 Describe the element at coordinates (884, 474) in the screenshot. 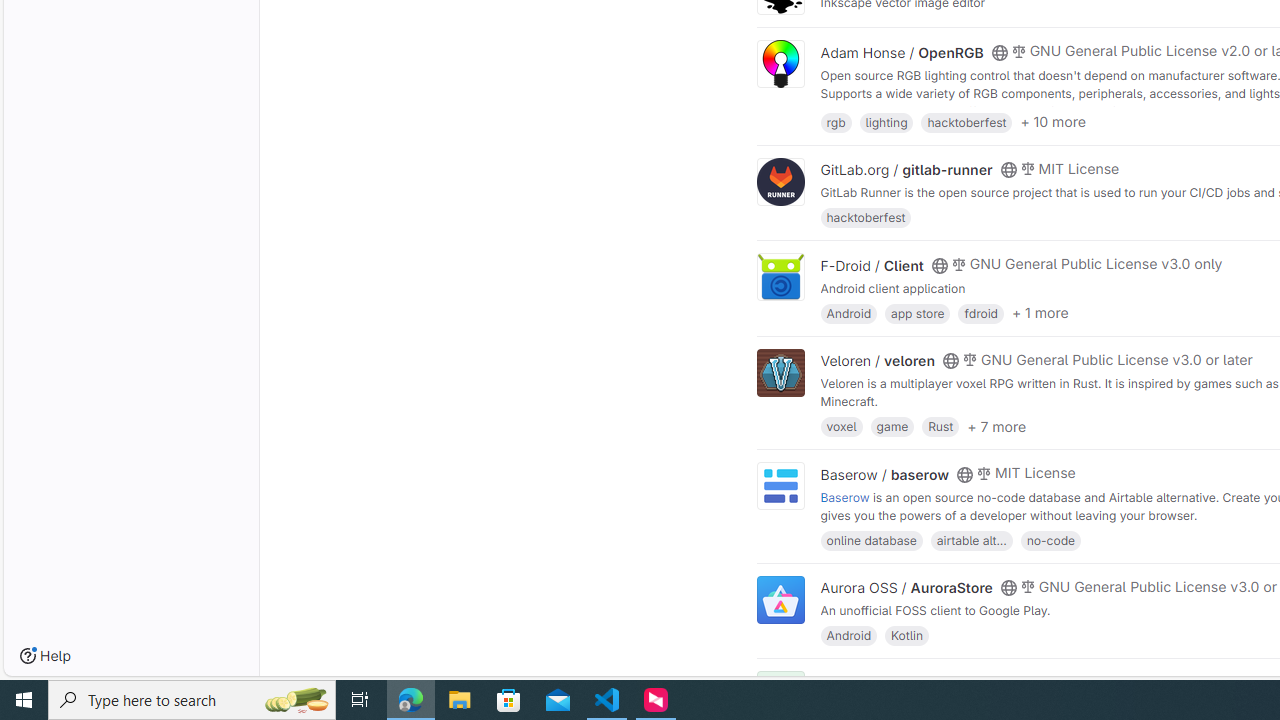

I see `'Baserow / baserow'` at that location.